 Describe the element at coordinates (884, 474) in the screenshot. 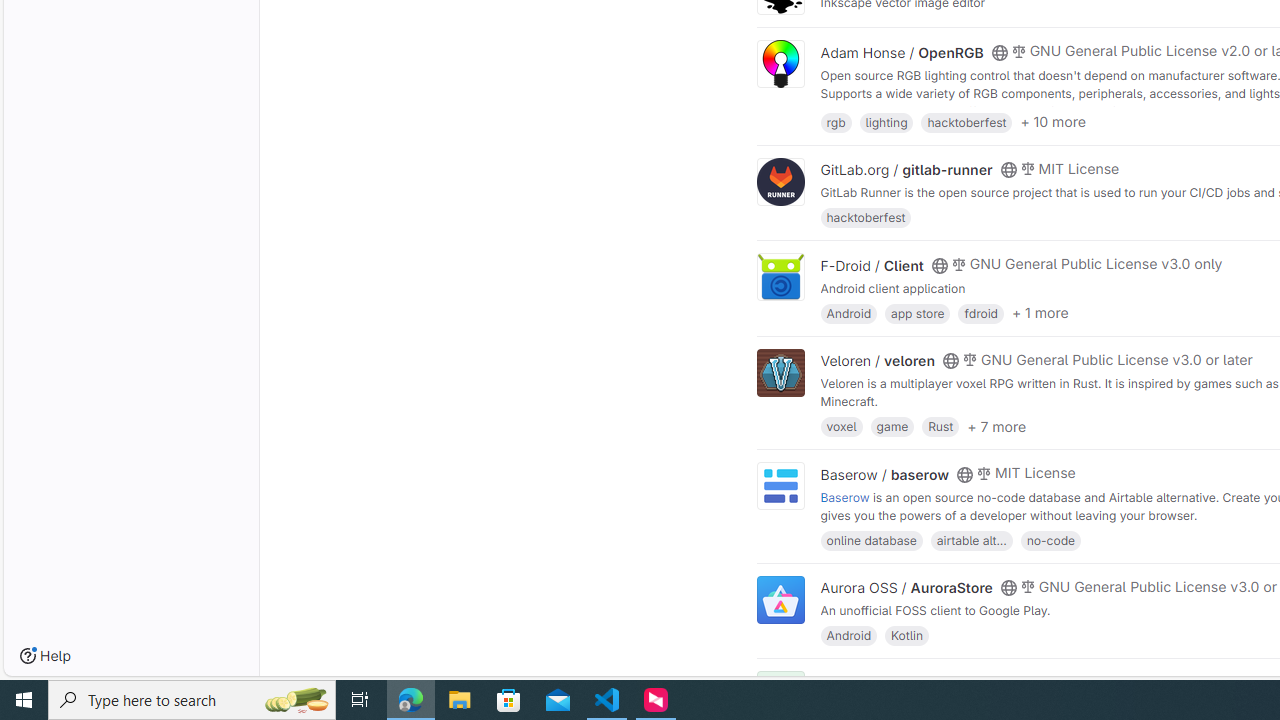

I see `'Baserow / baserow'` at that location.